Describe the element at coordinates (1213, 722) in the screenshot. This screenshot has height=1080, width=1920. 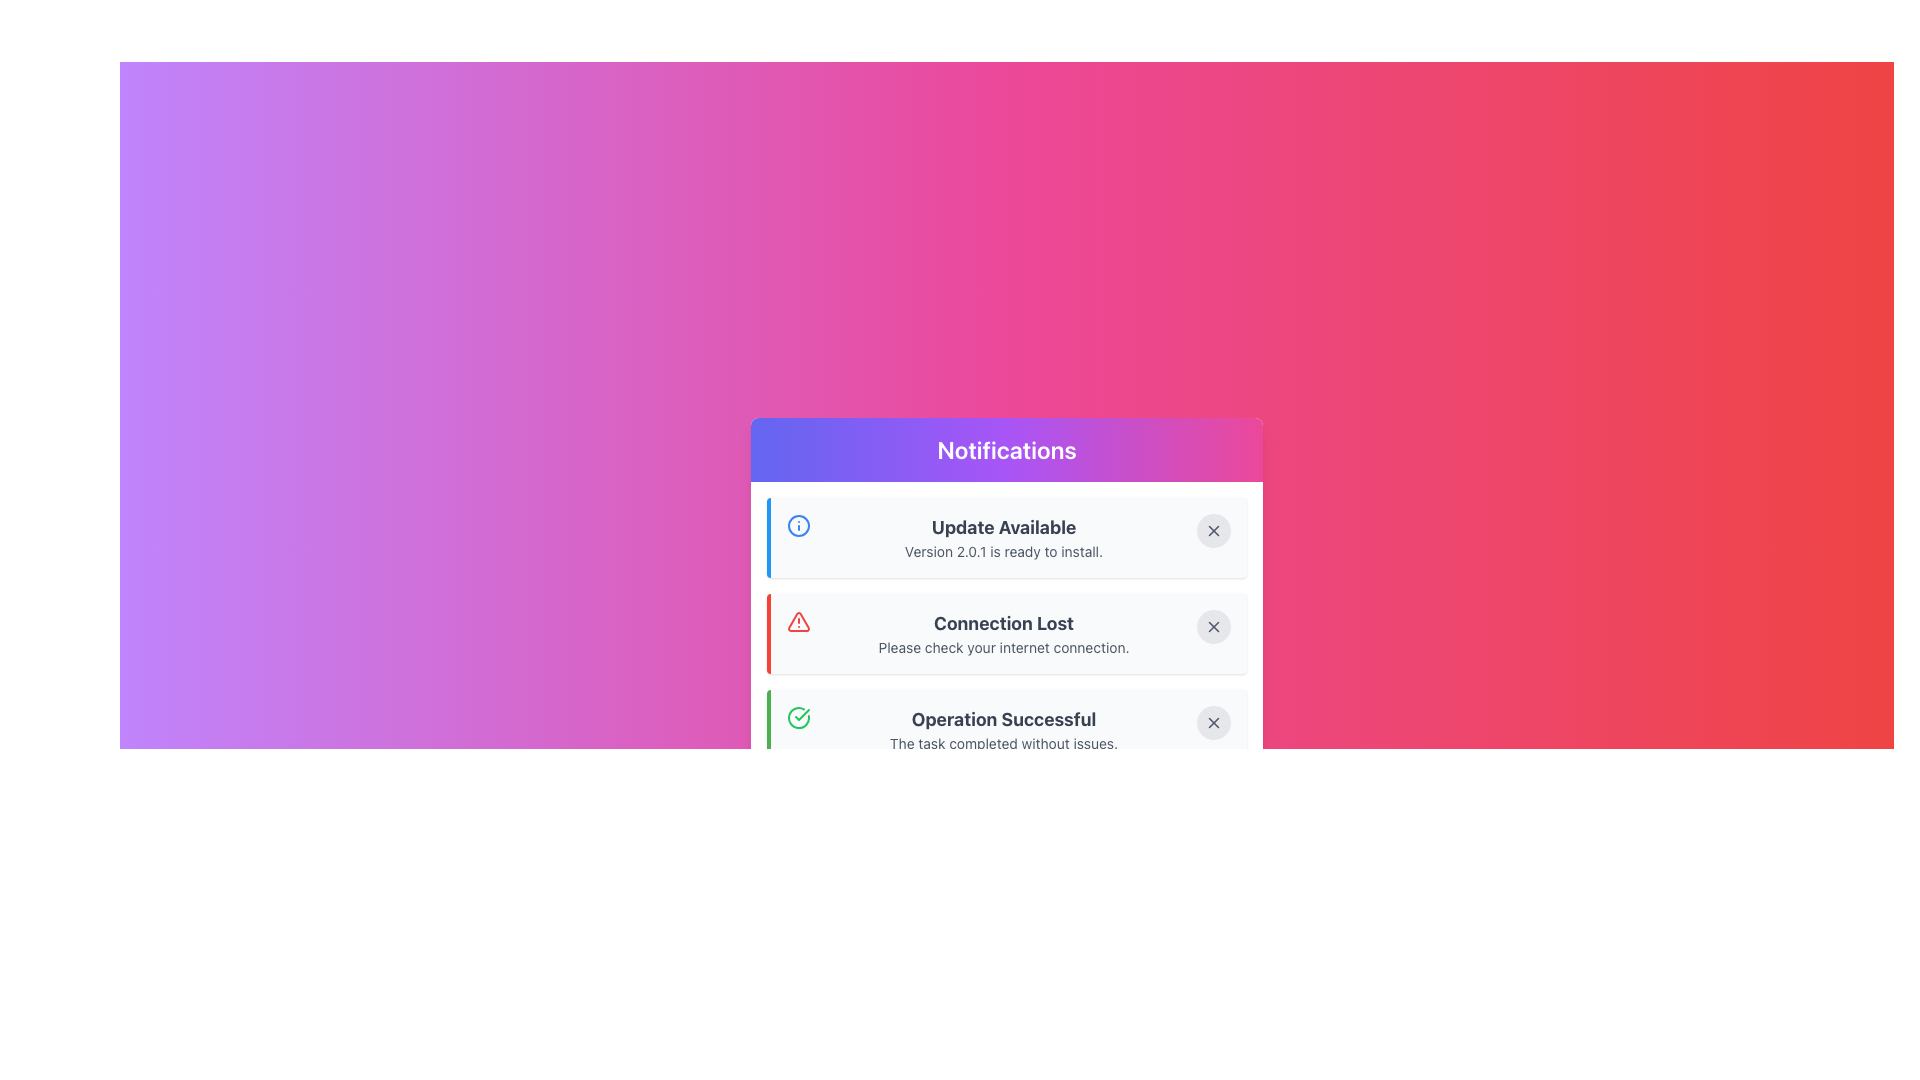
I see `the close button of the 'Operation Successful' notification` at that location.